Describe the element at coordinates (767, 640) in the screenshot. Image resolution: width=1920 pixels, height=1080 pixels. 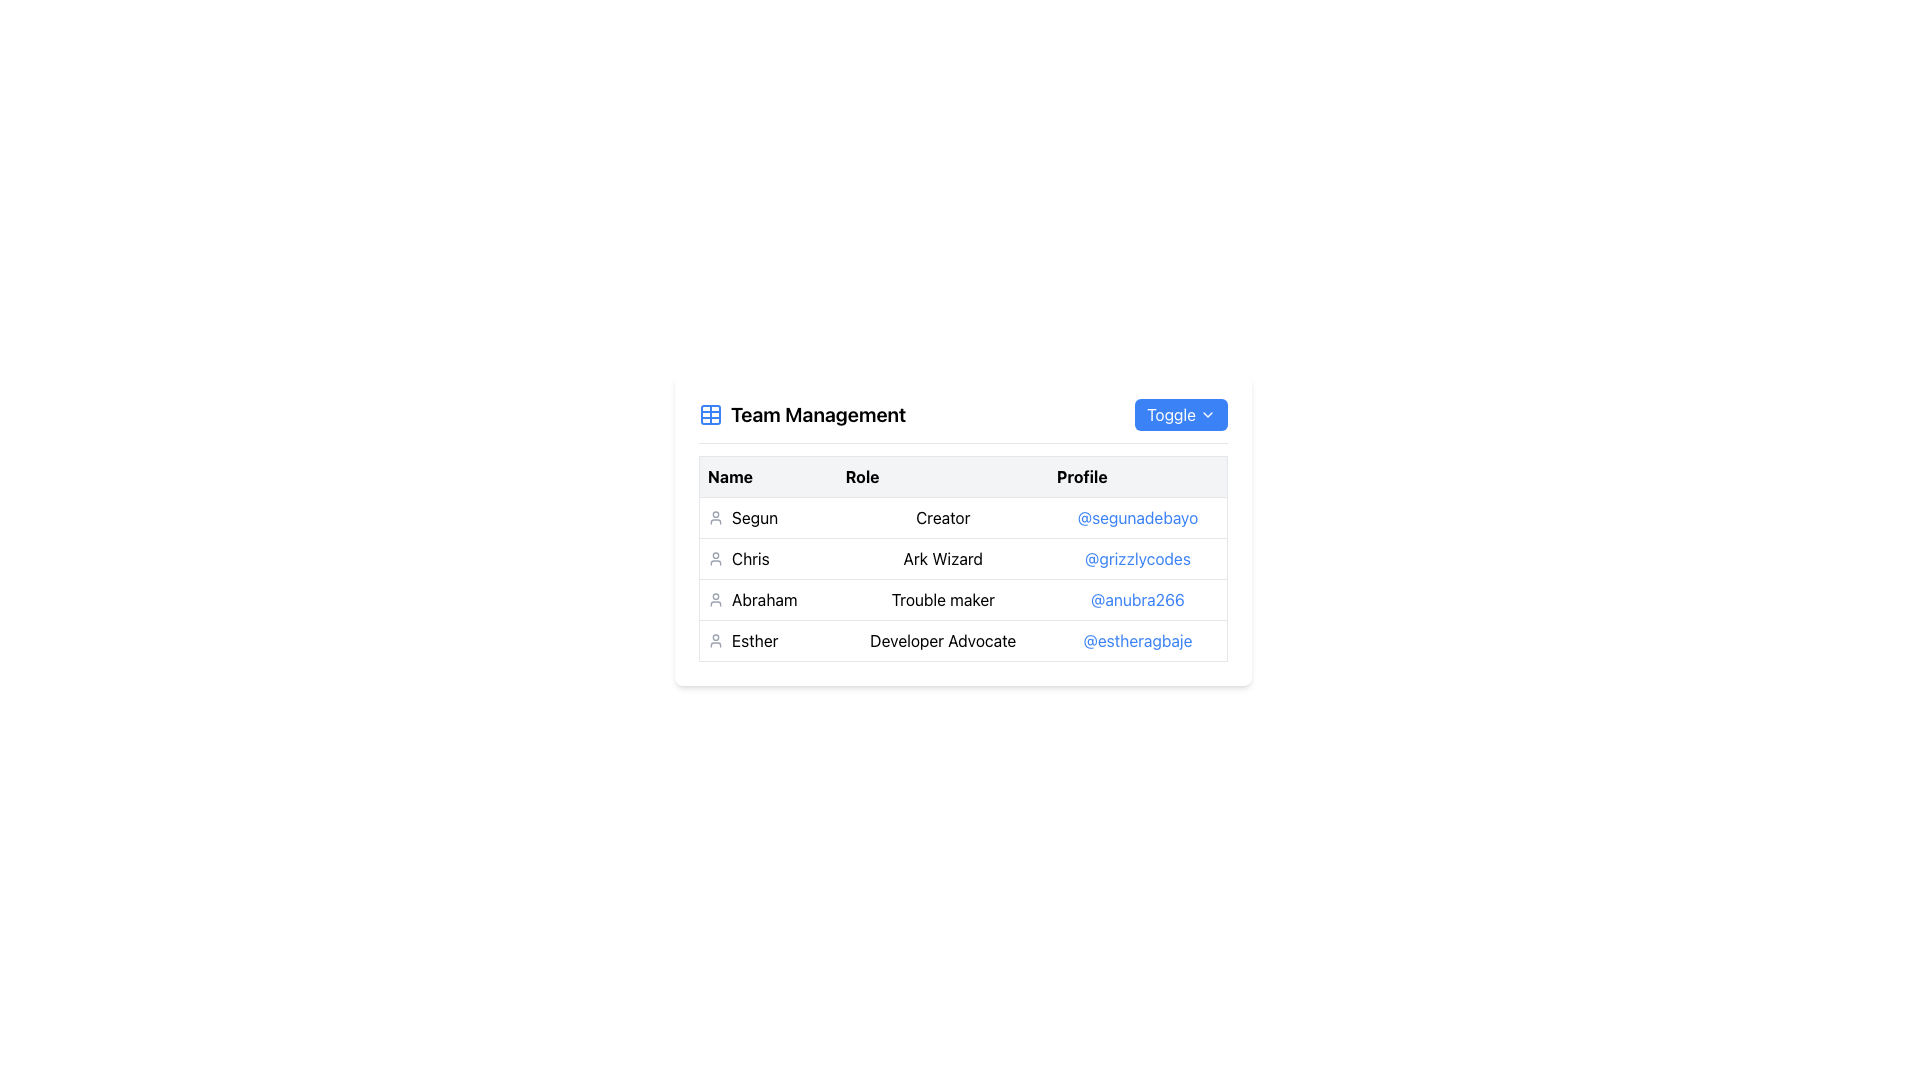
I see `the text label displaying 'Esther' with a user icon, located in the fourth row under the 'Name' column, adjacent to the 'Developer Advocate' role and '@estheragbaje' profile link` at that location.